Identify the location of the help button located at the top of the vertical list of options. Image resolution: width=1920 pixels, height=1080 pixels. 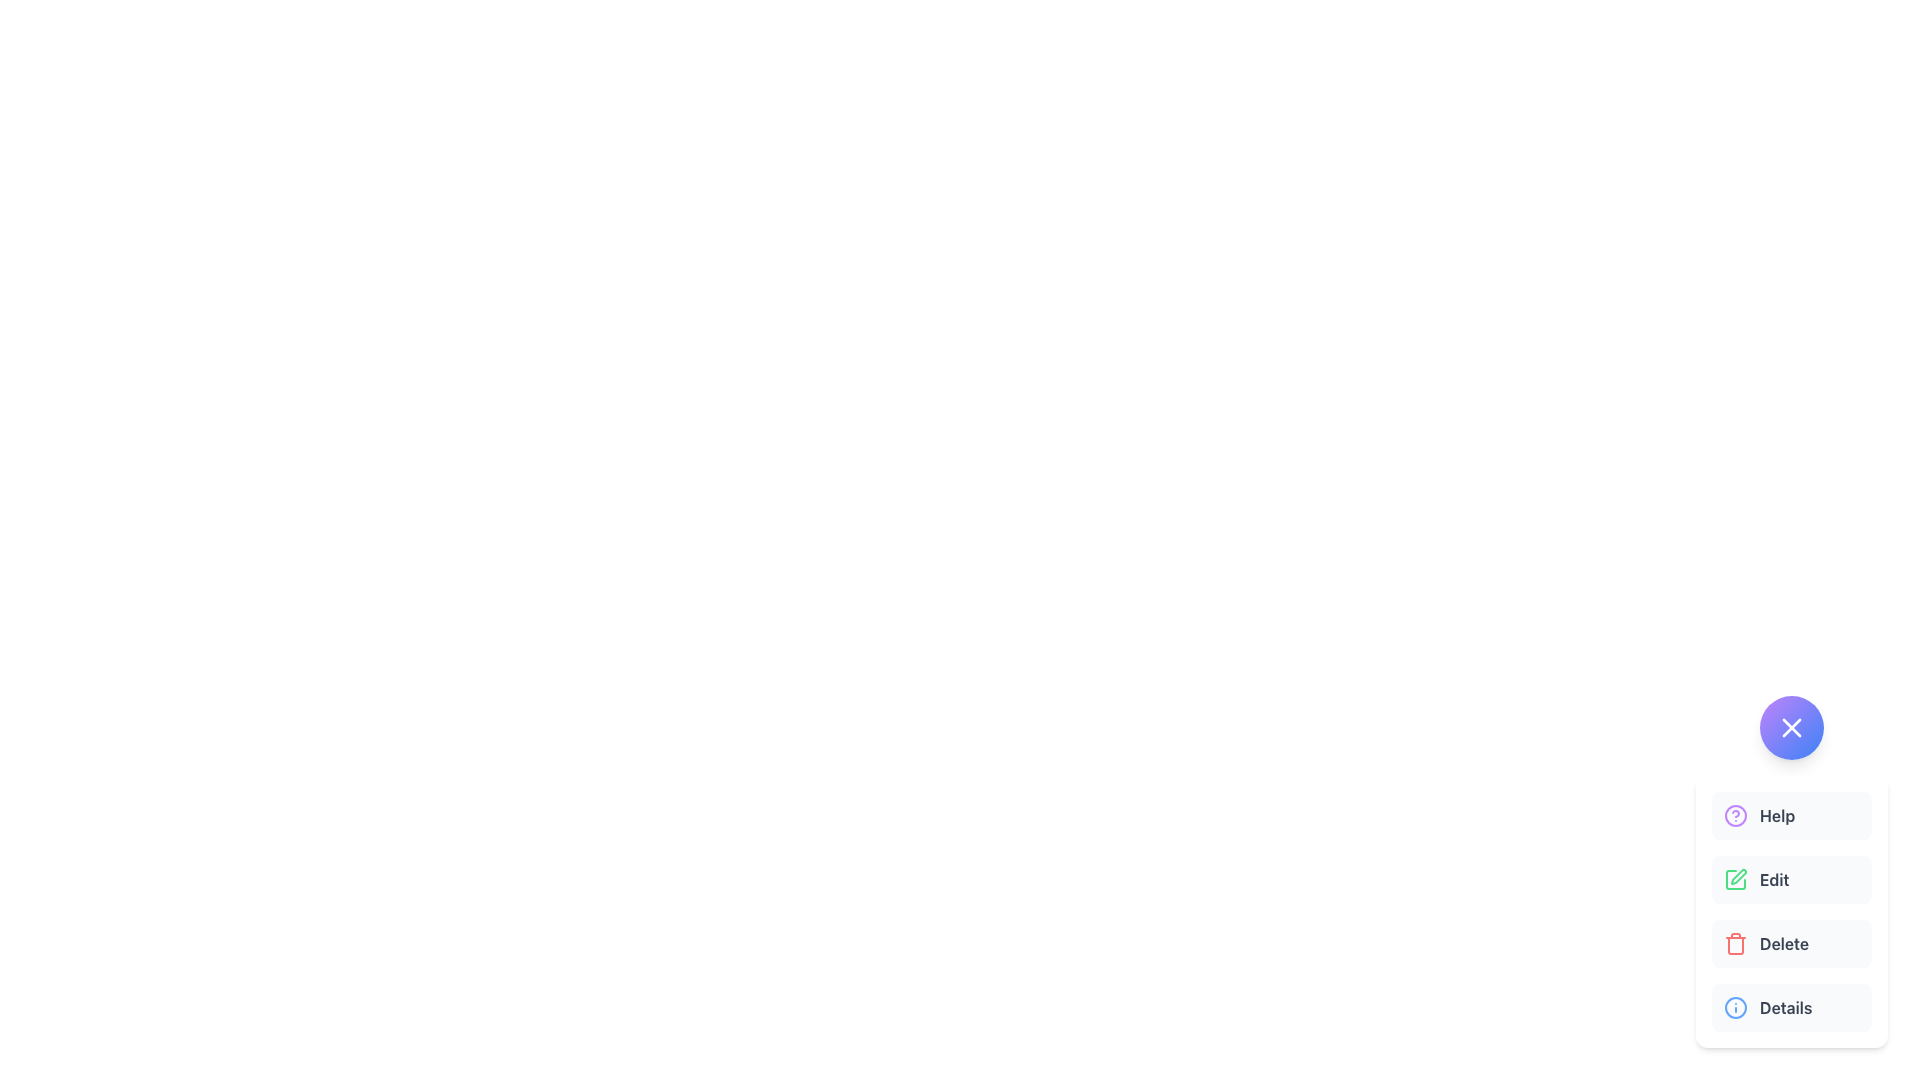
(1791, 816).